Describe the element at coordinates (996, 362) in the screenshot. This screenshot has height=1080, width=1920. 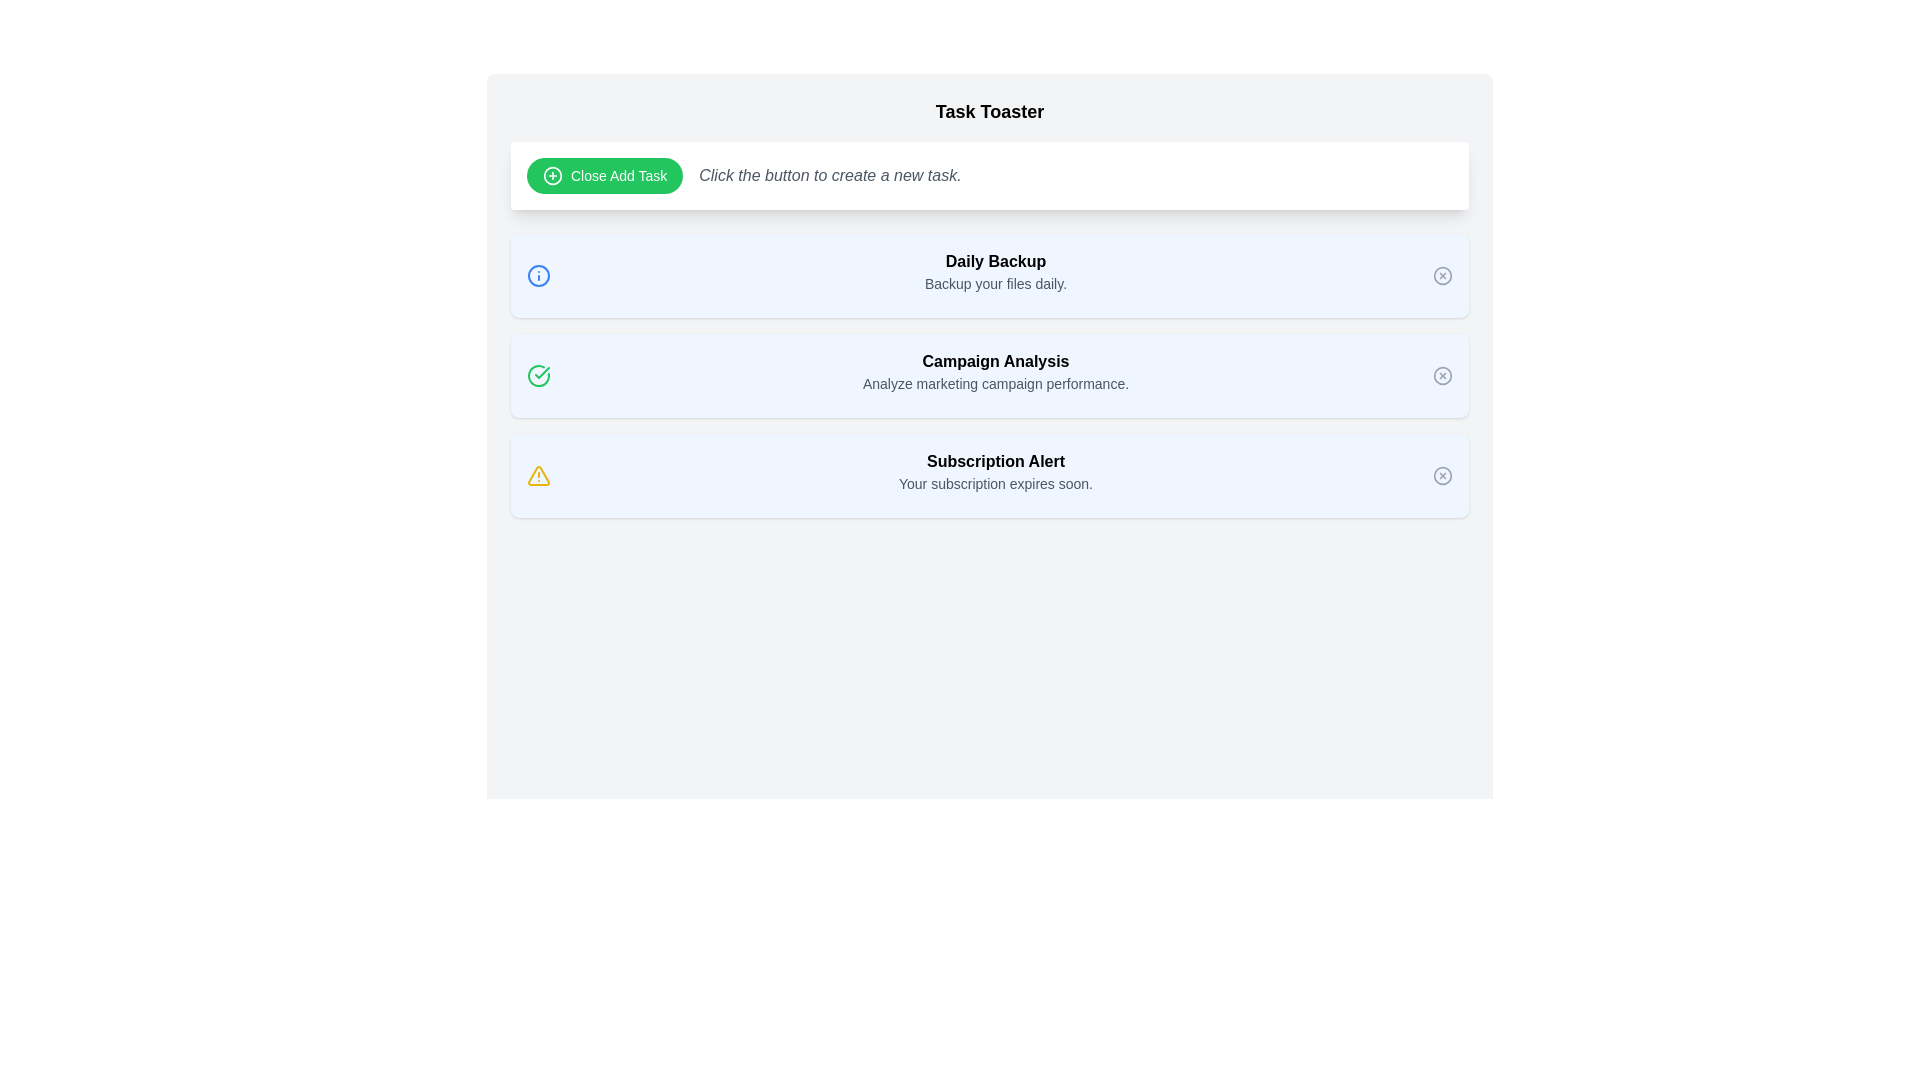
I see `the static text element styled as a heading, which serves as a section title between the 'Daily Backup' and 'Subscription Alert' sections` at that location.